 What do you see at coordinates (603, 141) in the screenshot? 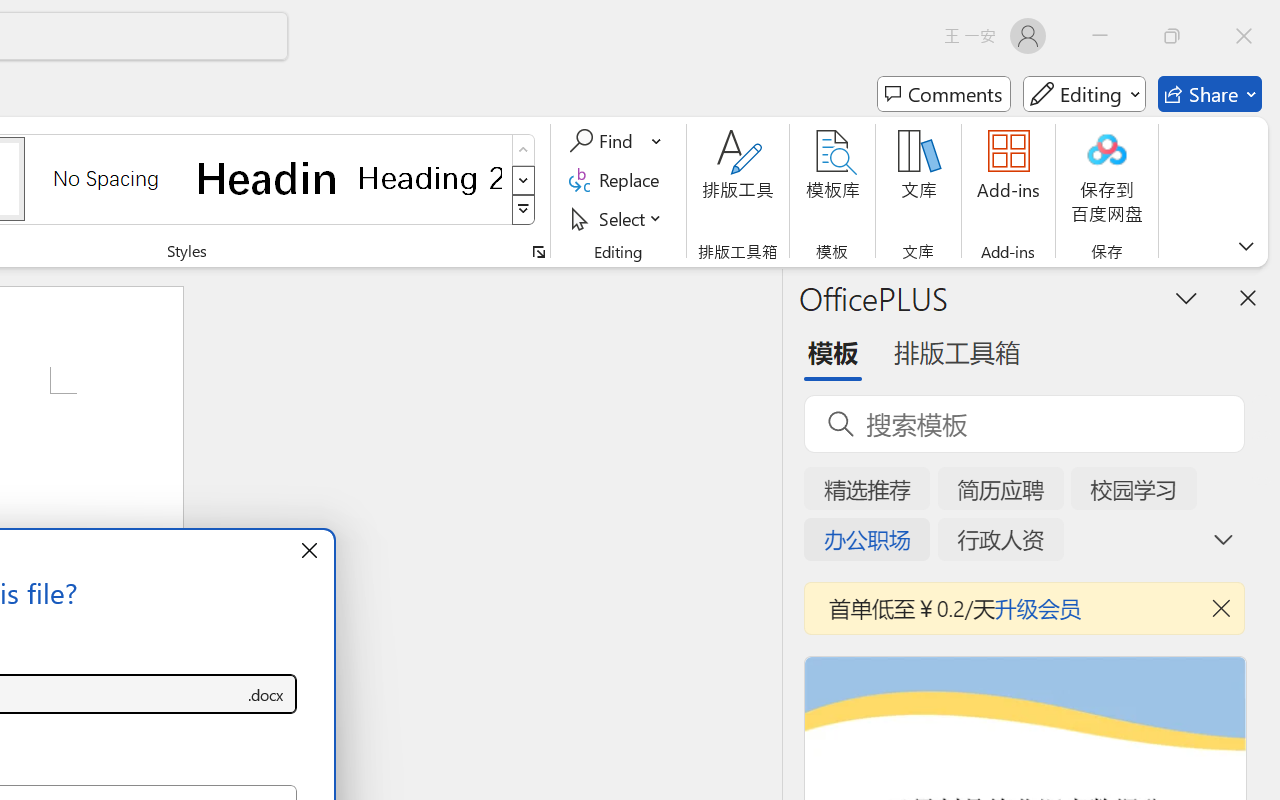
I see `'Find'` at bounding box center [603, 141].